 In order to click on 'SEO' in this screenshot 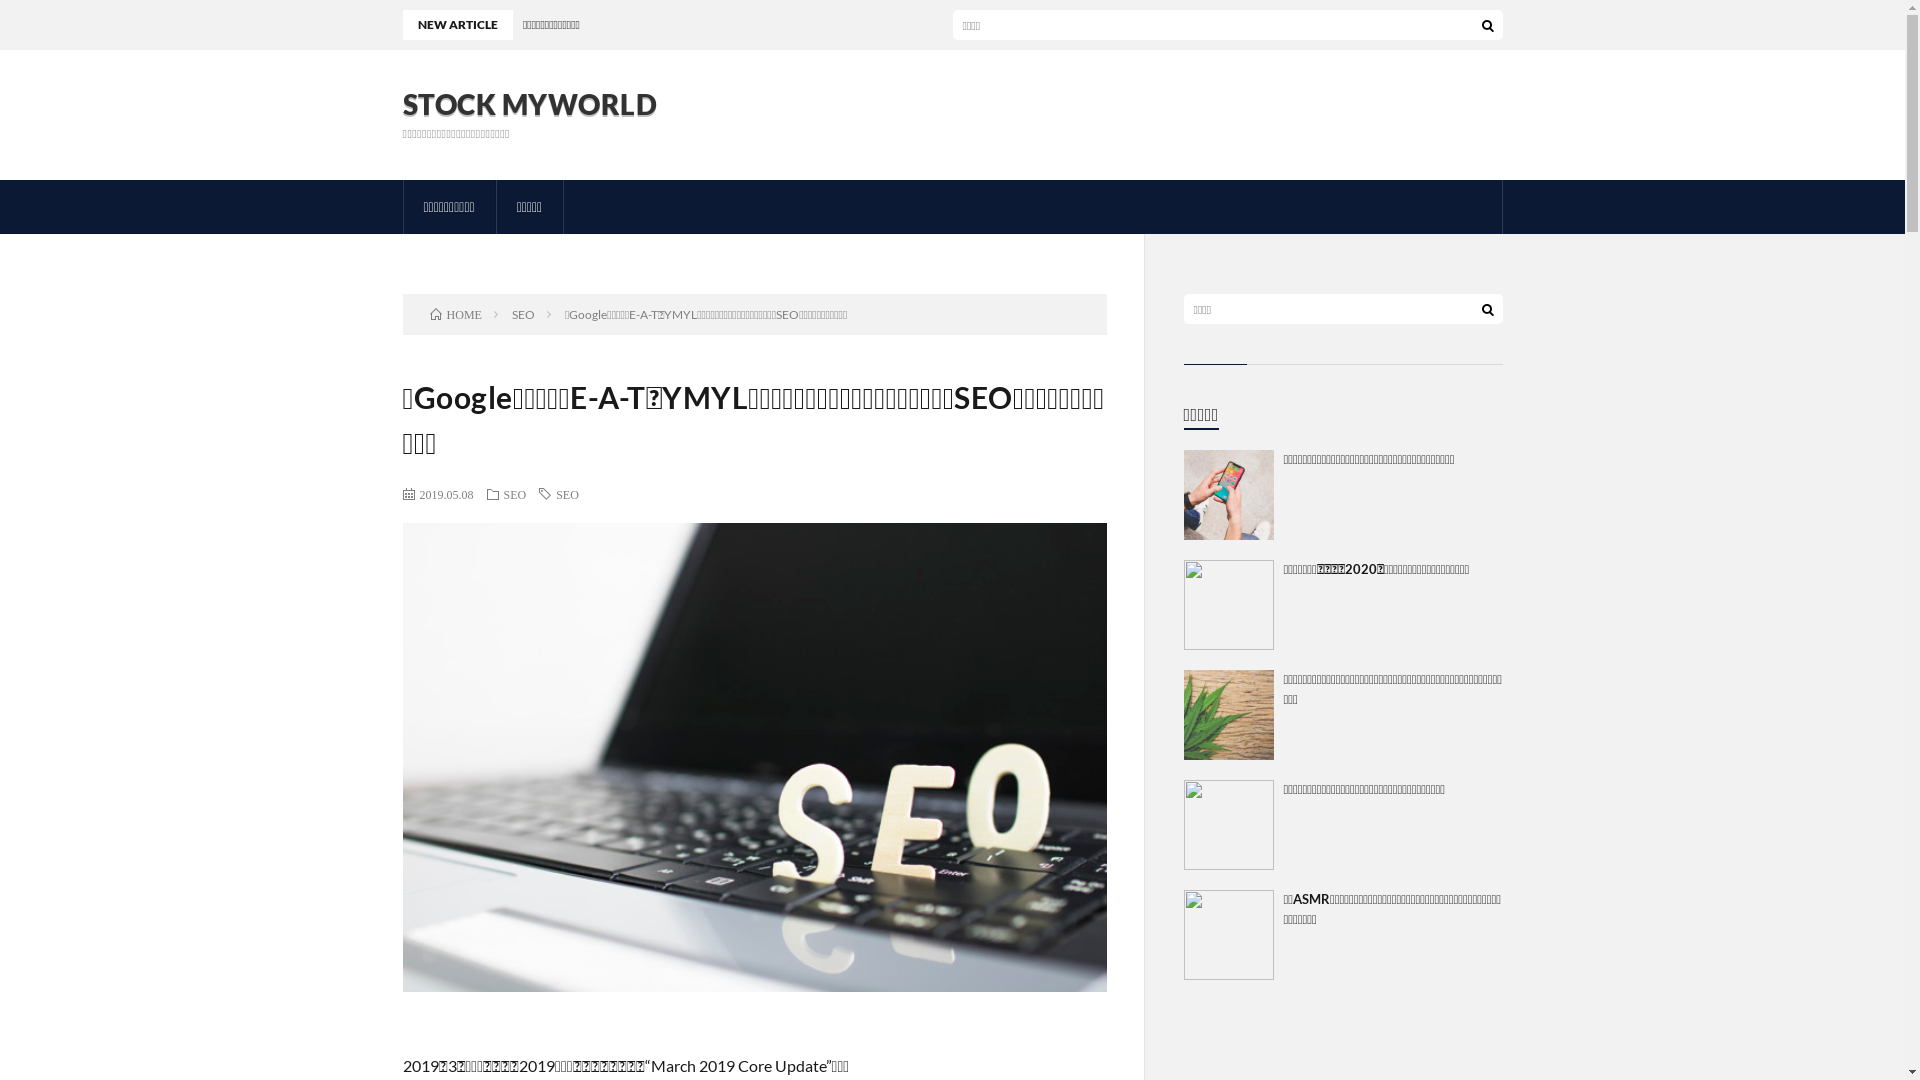, I will do `click(523, 314)`.